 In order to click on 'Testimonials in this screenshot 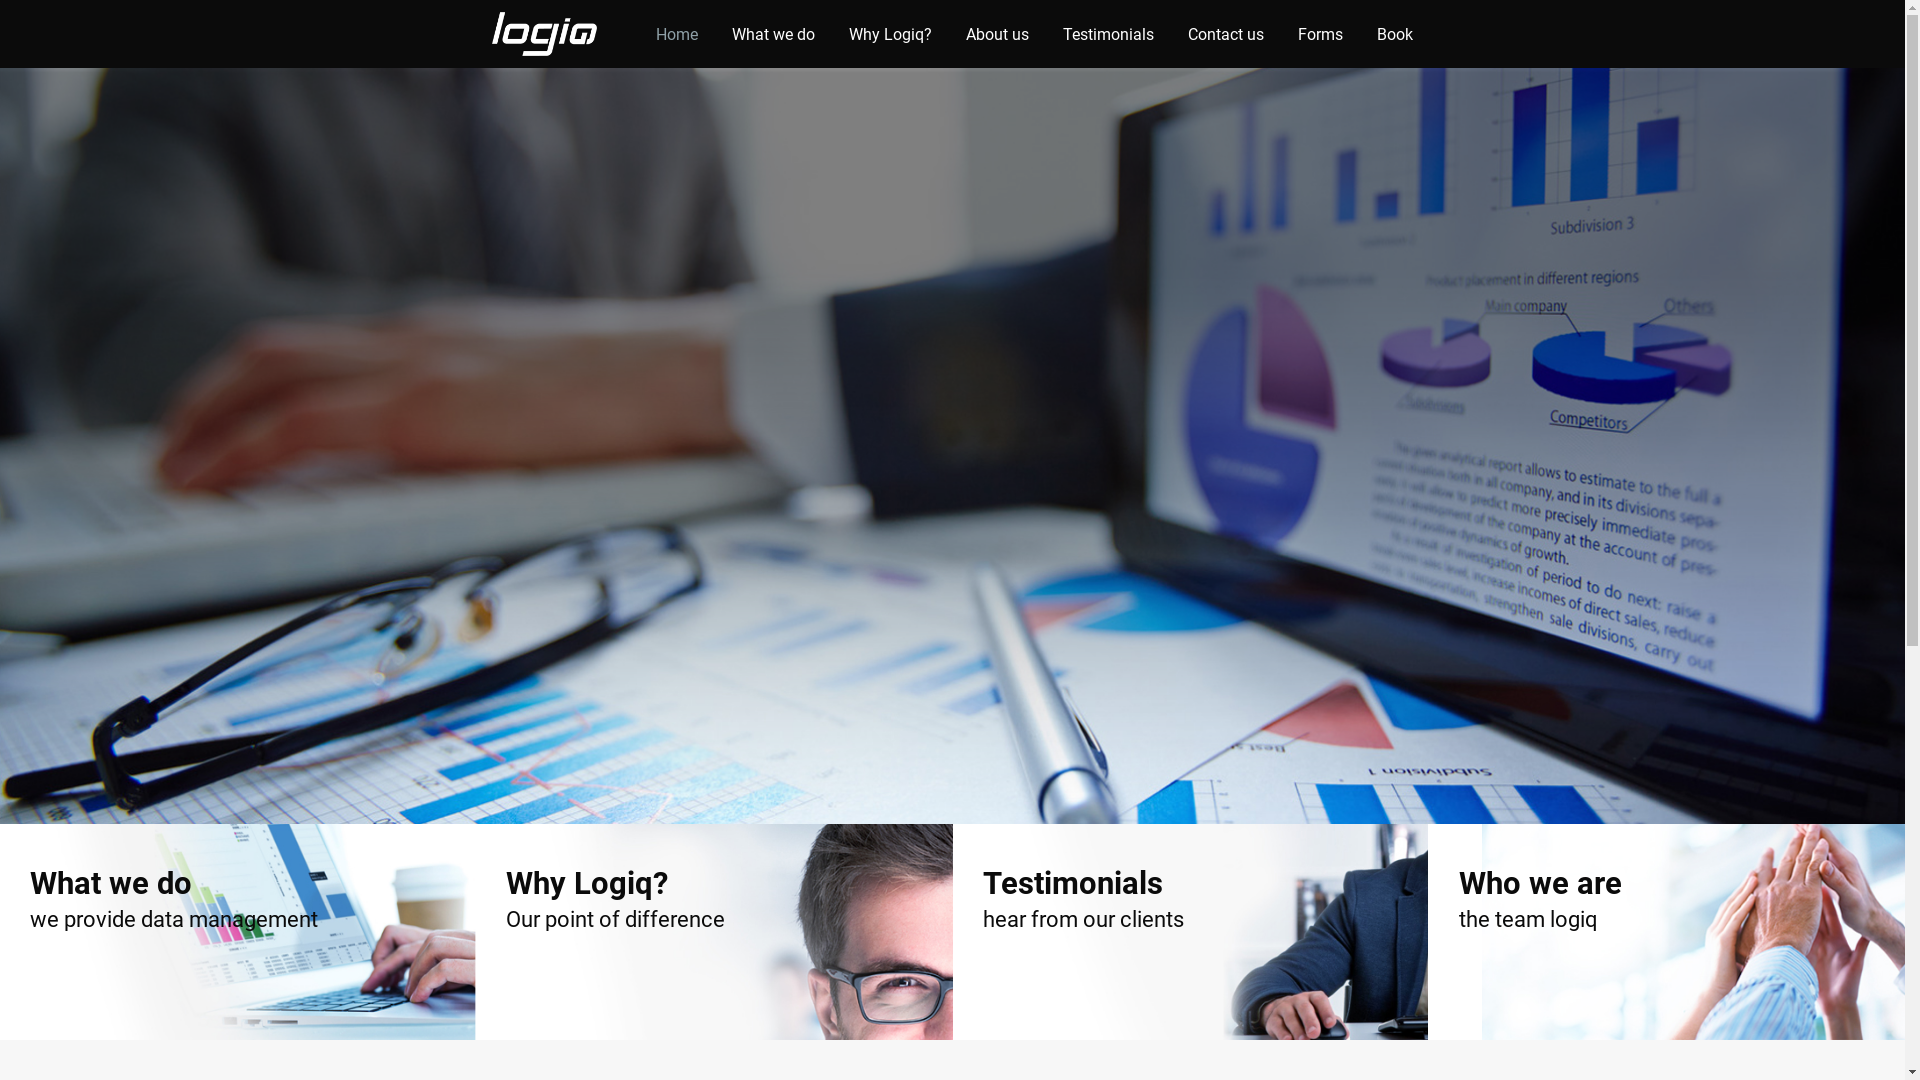, I will do `click(1190, 932)`.